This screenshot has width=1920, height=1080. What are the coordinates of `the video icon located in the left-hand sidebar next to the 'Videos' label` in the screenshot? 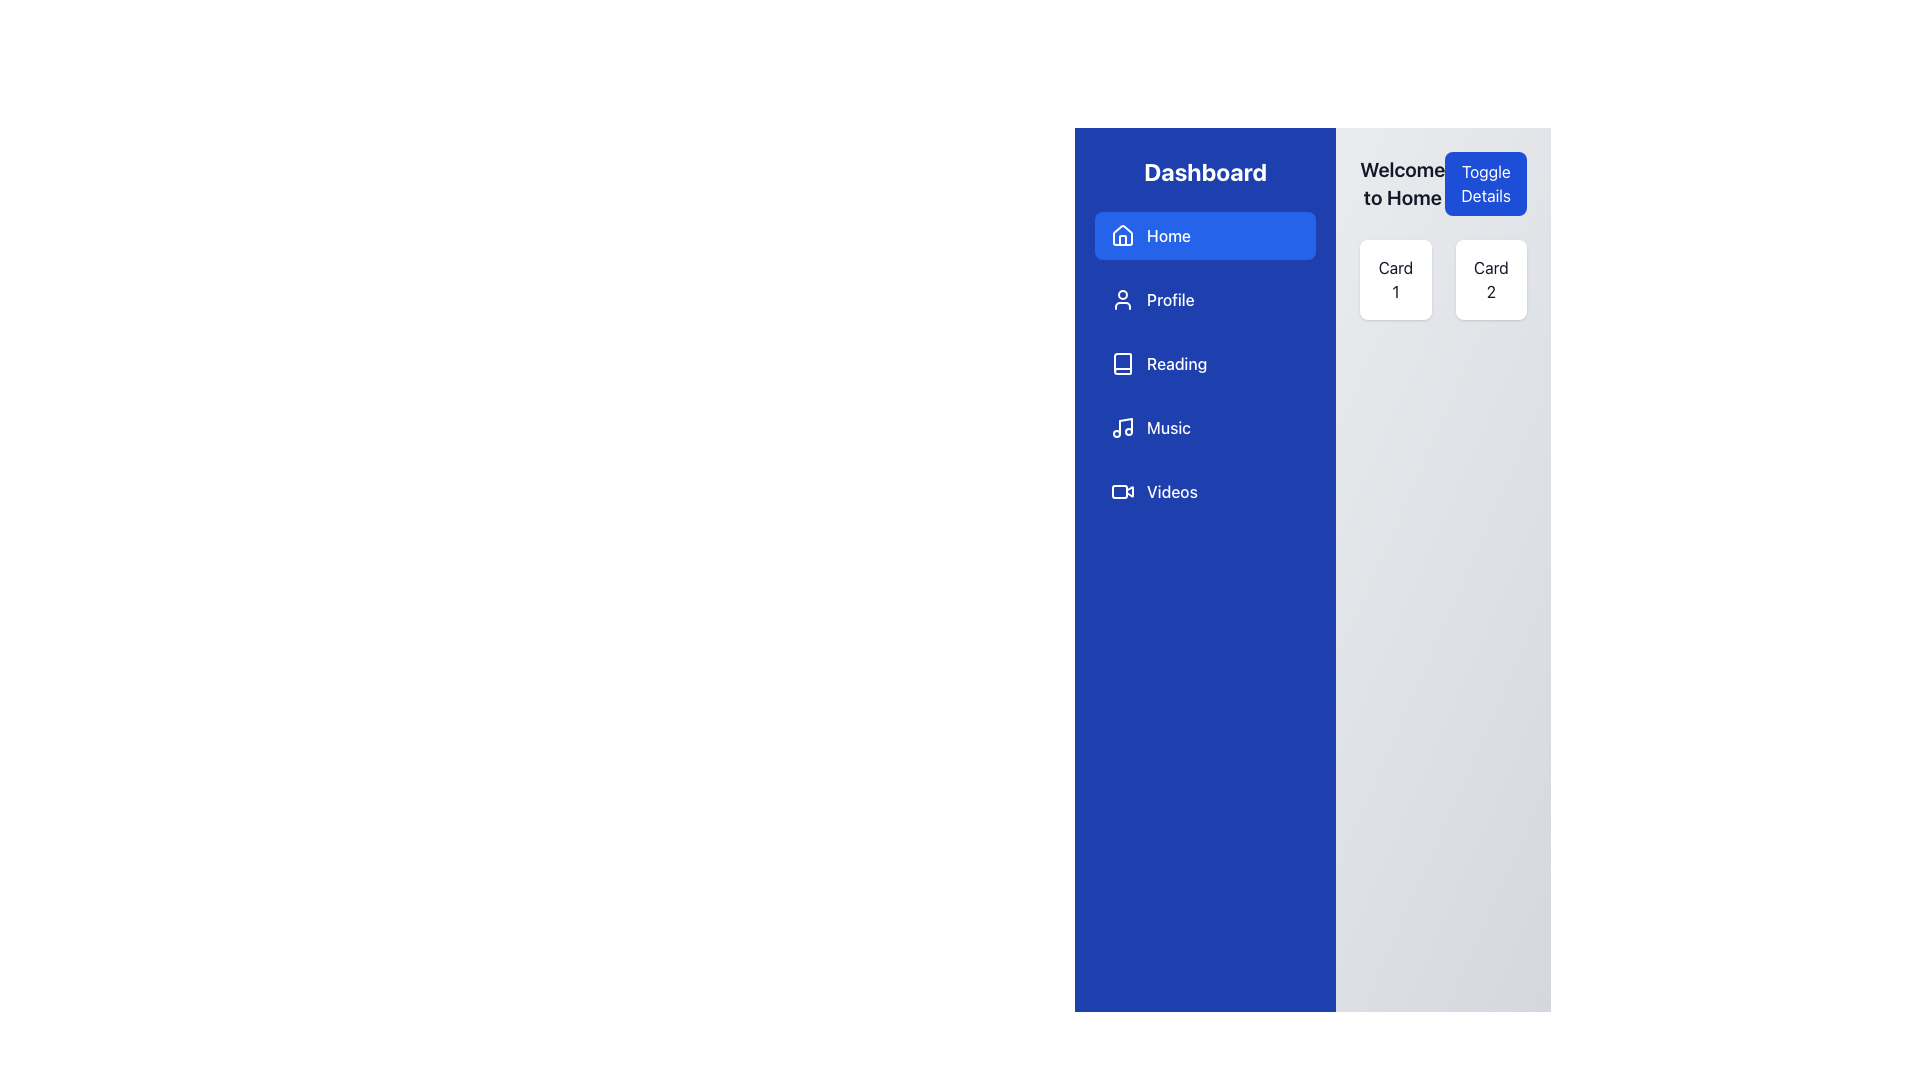 It's located at (1123, 492).